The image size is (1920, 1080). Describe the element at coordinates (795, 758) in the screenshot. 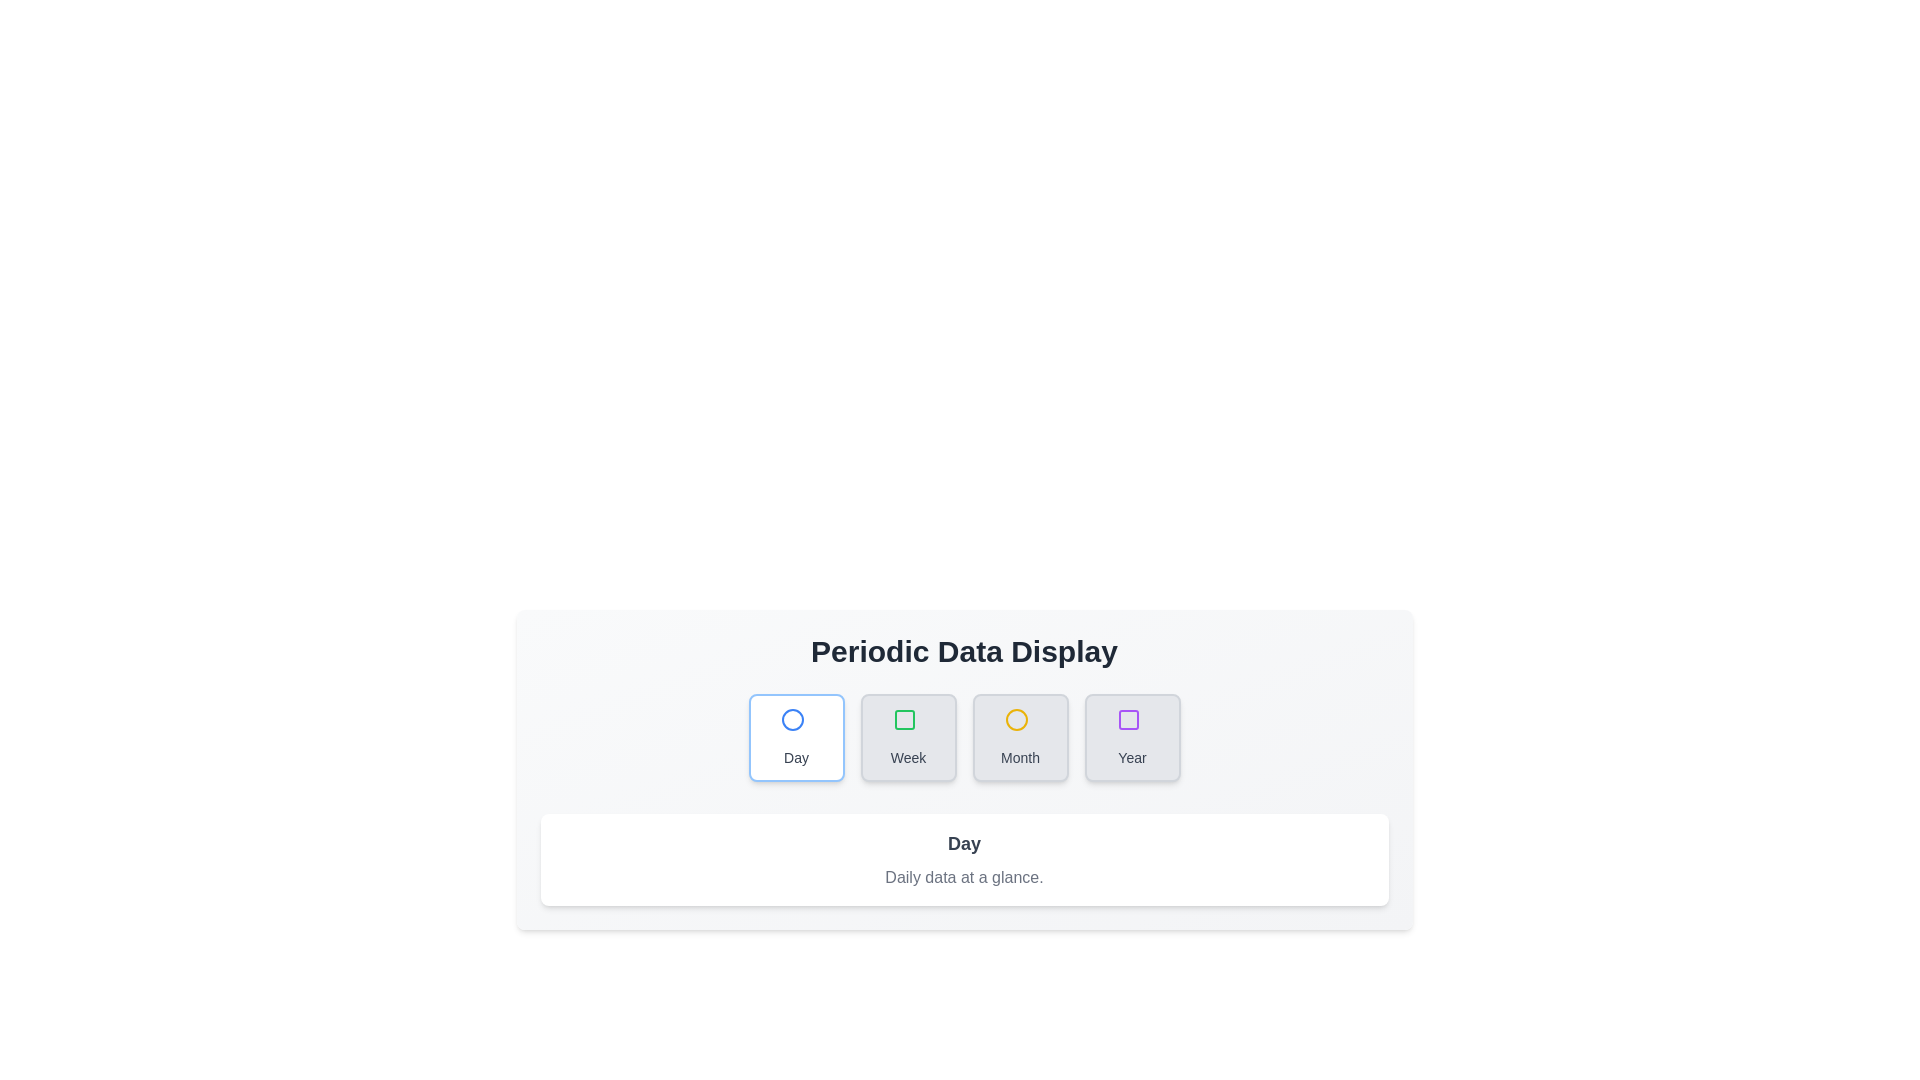

I see `the text label displaying 'Day', which is the leftmost button among four horizontally arranged buttons labeled 'Day', 'Week', 'Month', and 'Year'` at that location.